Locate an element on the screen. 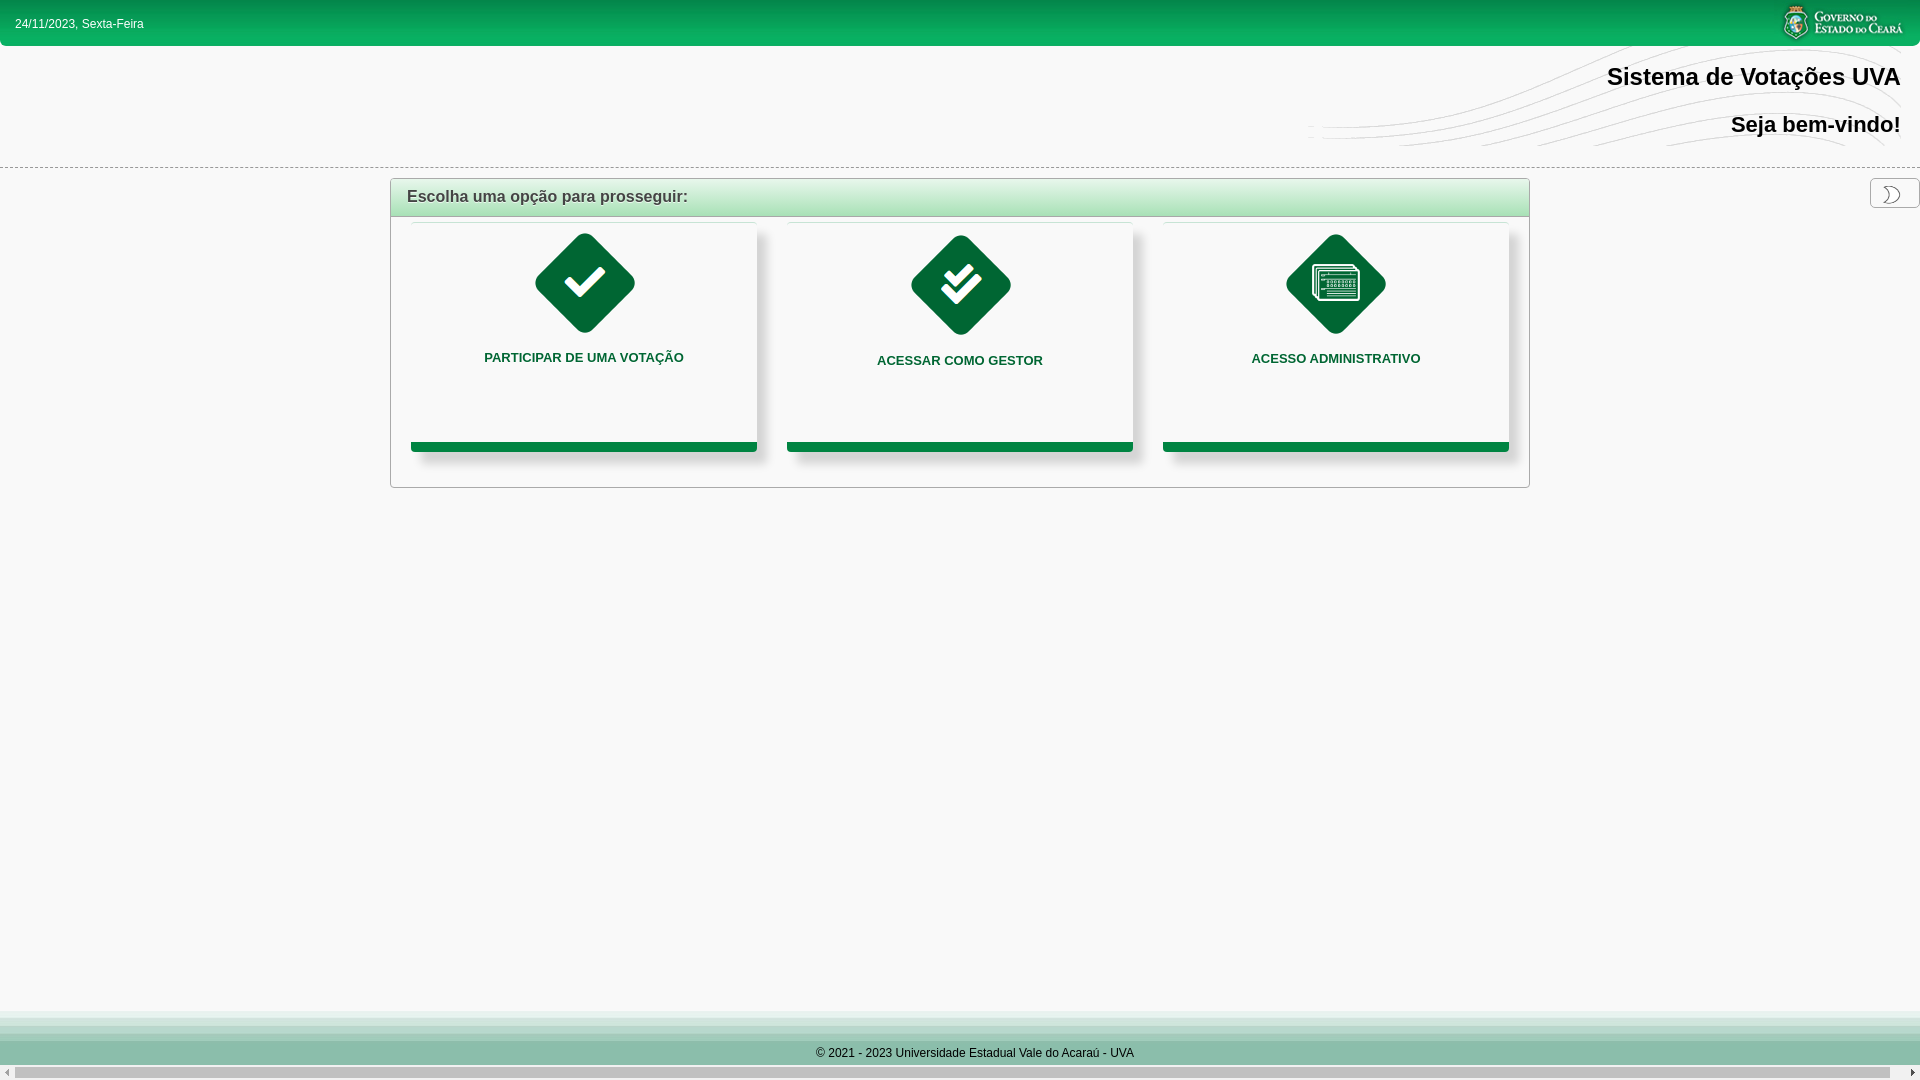 The width and height of the screenshot is (1920, 1080). 'ACESSO ADMINISTRATIVO' is located at coordinates (1335, 335).